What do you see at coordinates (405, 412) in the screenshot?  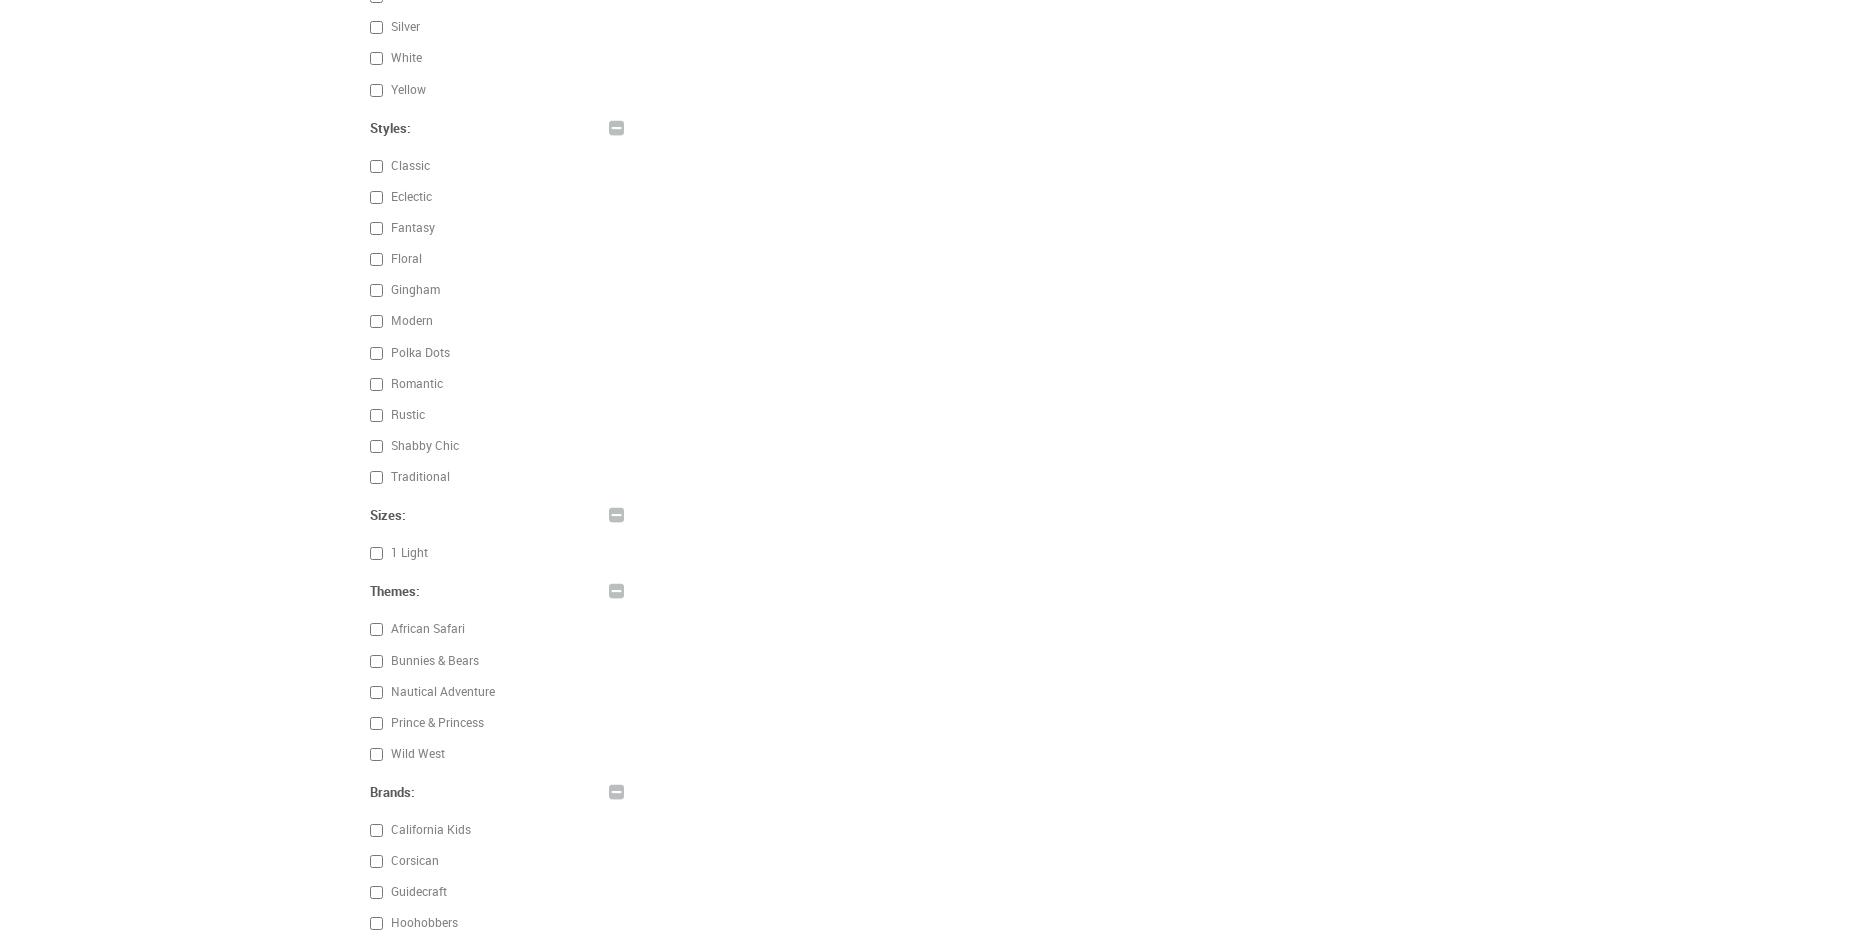 I see `'Rustic'` at bounding box center [405, 412].